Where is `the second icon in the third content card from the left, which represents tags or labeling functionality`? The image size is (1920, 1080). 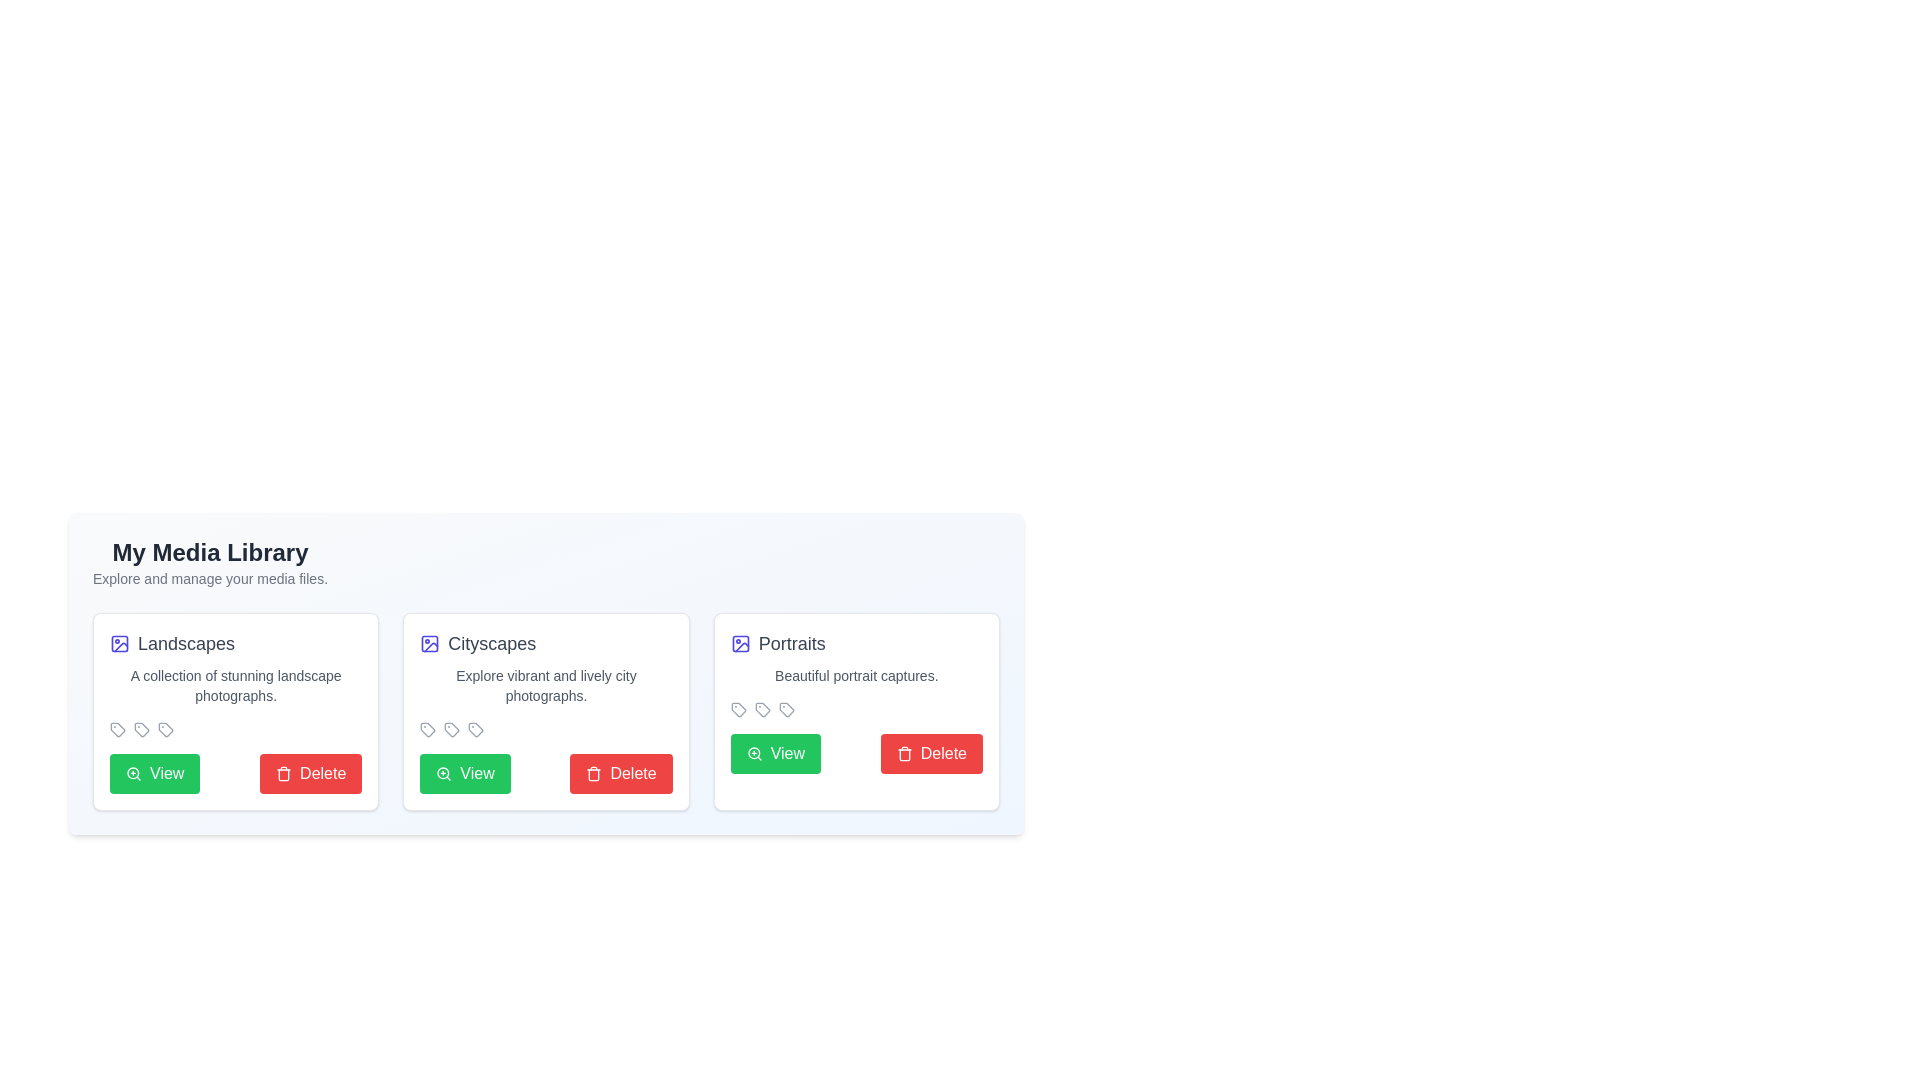
the second icon in the third content card from the left, which represents tags or labeling functionality is located at coordinates (761, 708).